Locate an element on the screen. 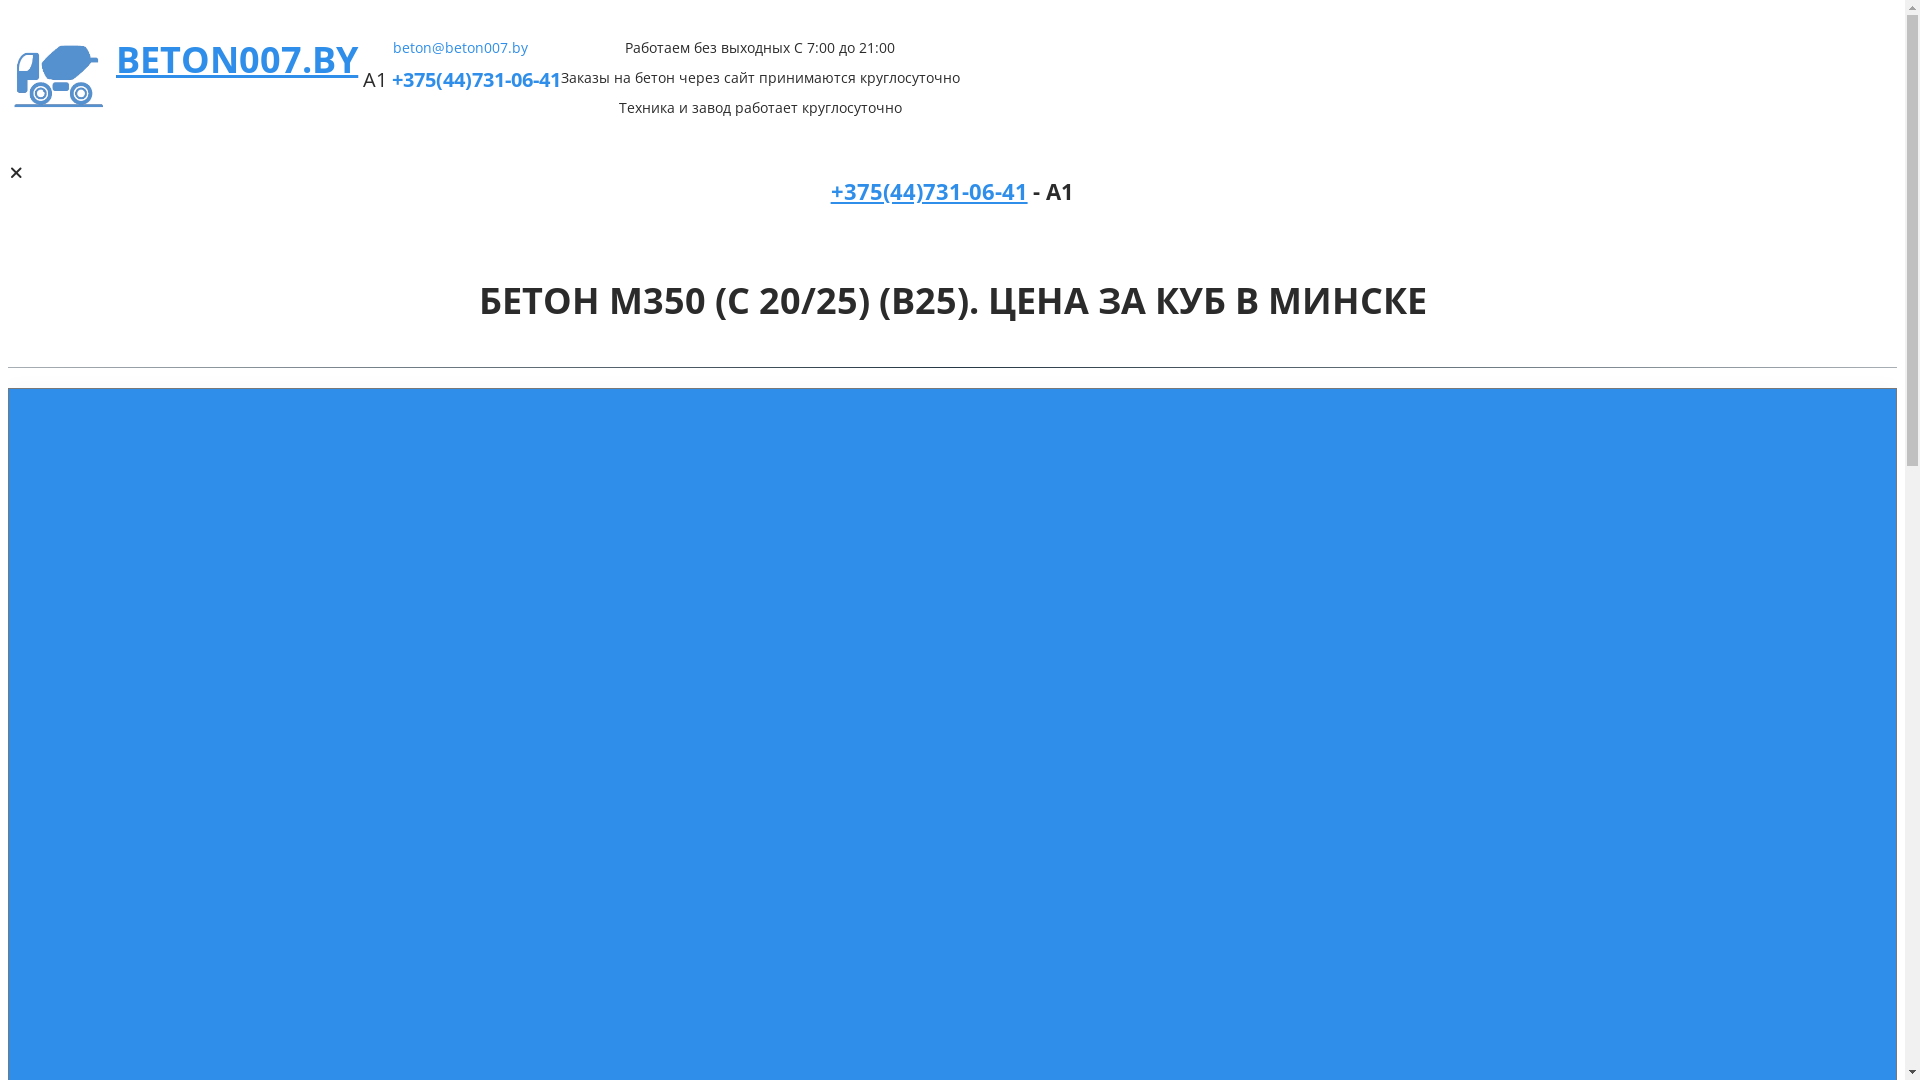 The width and height of the screenshot is (1920, 1080). '+375(44)731-06-41' is located at coordinates (928, 194).